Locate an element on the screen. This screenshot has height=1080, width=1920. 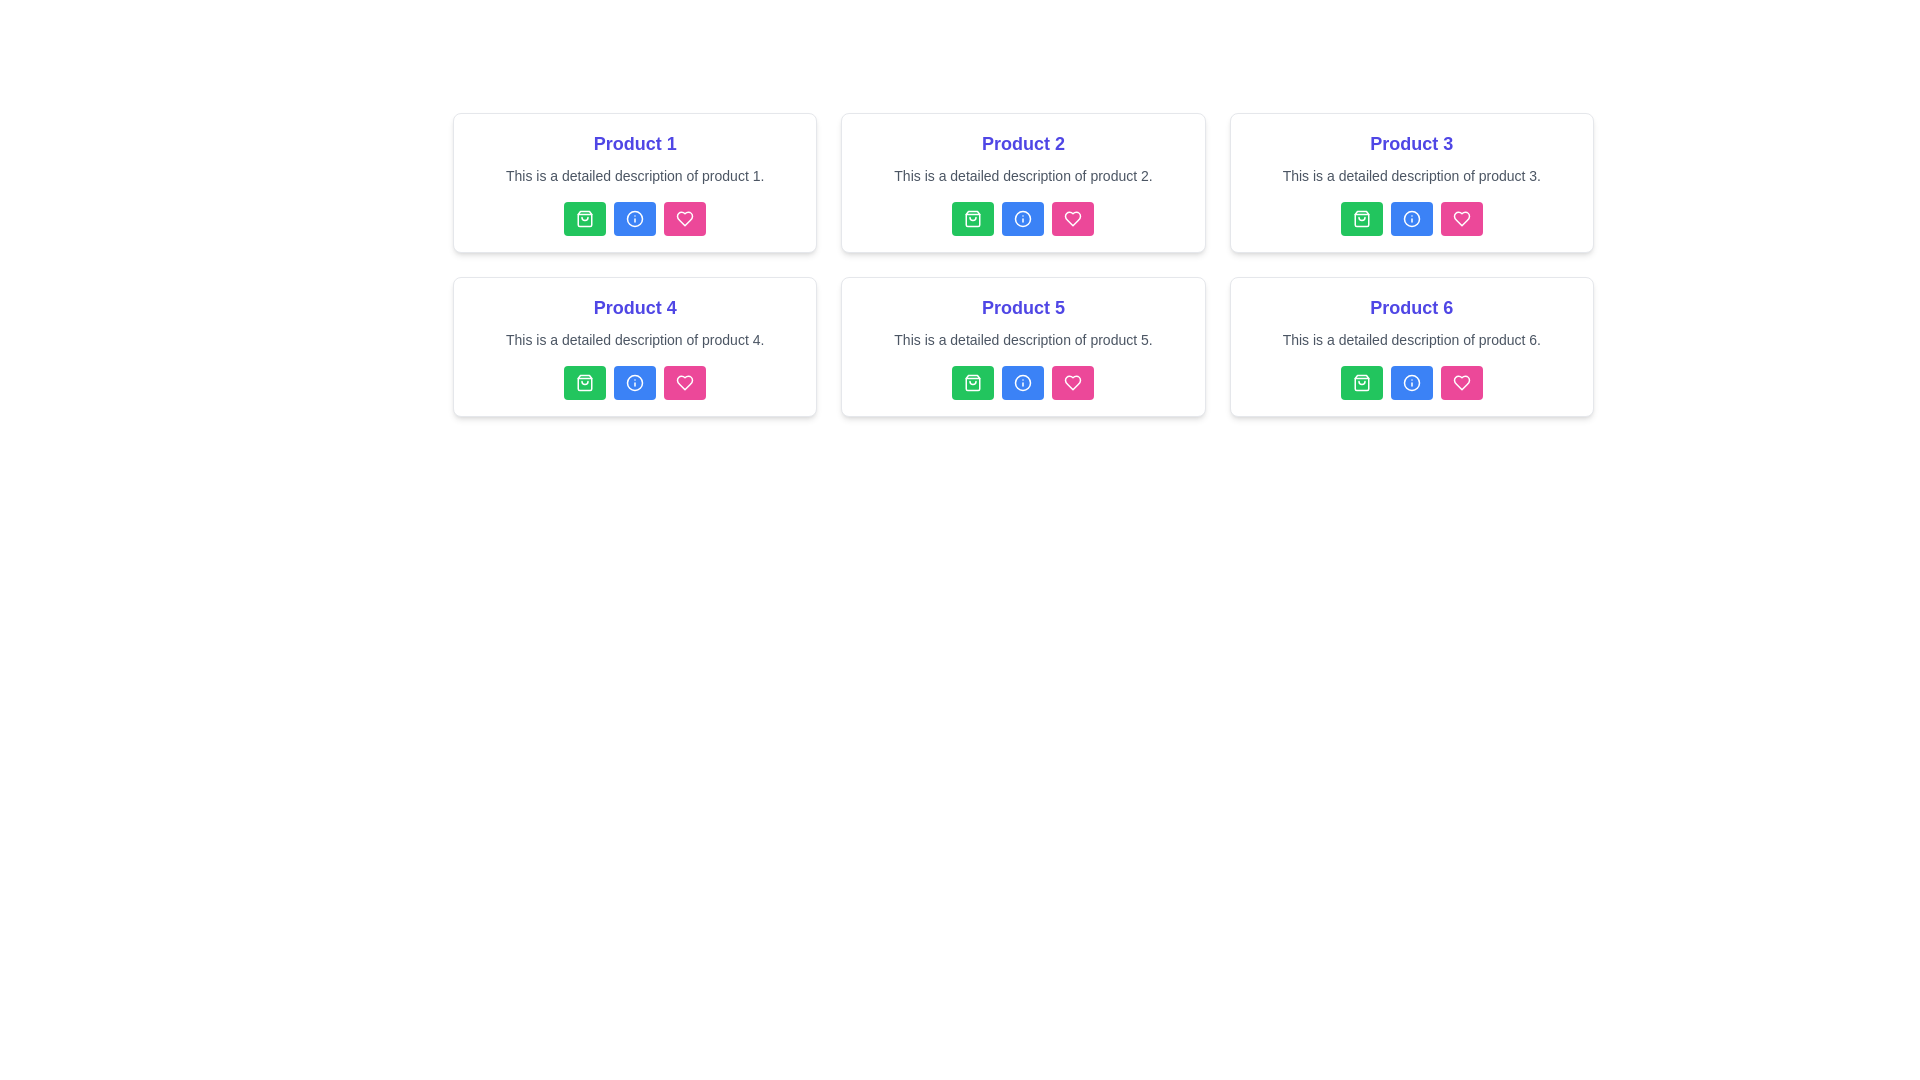
the green button with a shopping bag icon located under 'Product 1', which is the first button in the row of three buttons is located at coordinates (584, 219).